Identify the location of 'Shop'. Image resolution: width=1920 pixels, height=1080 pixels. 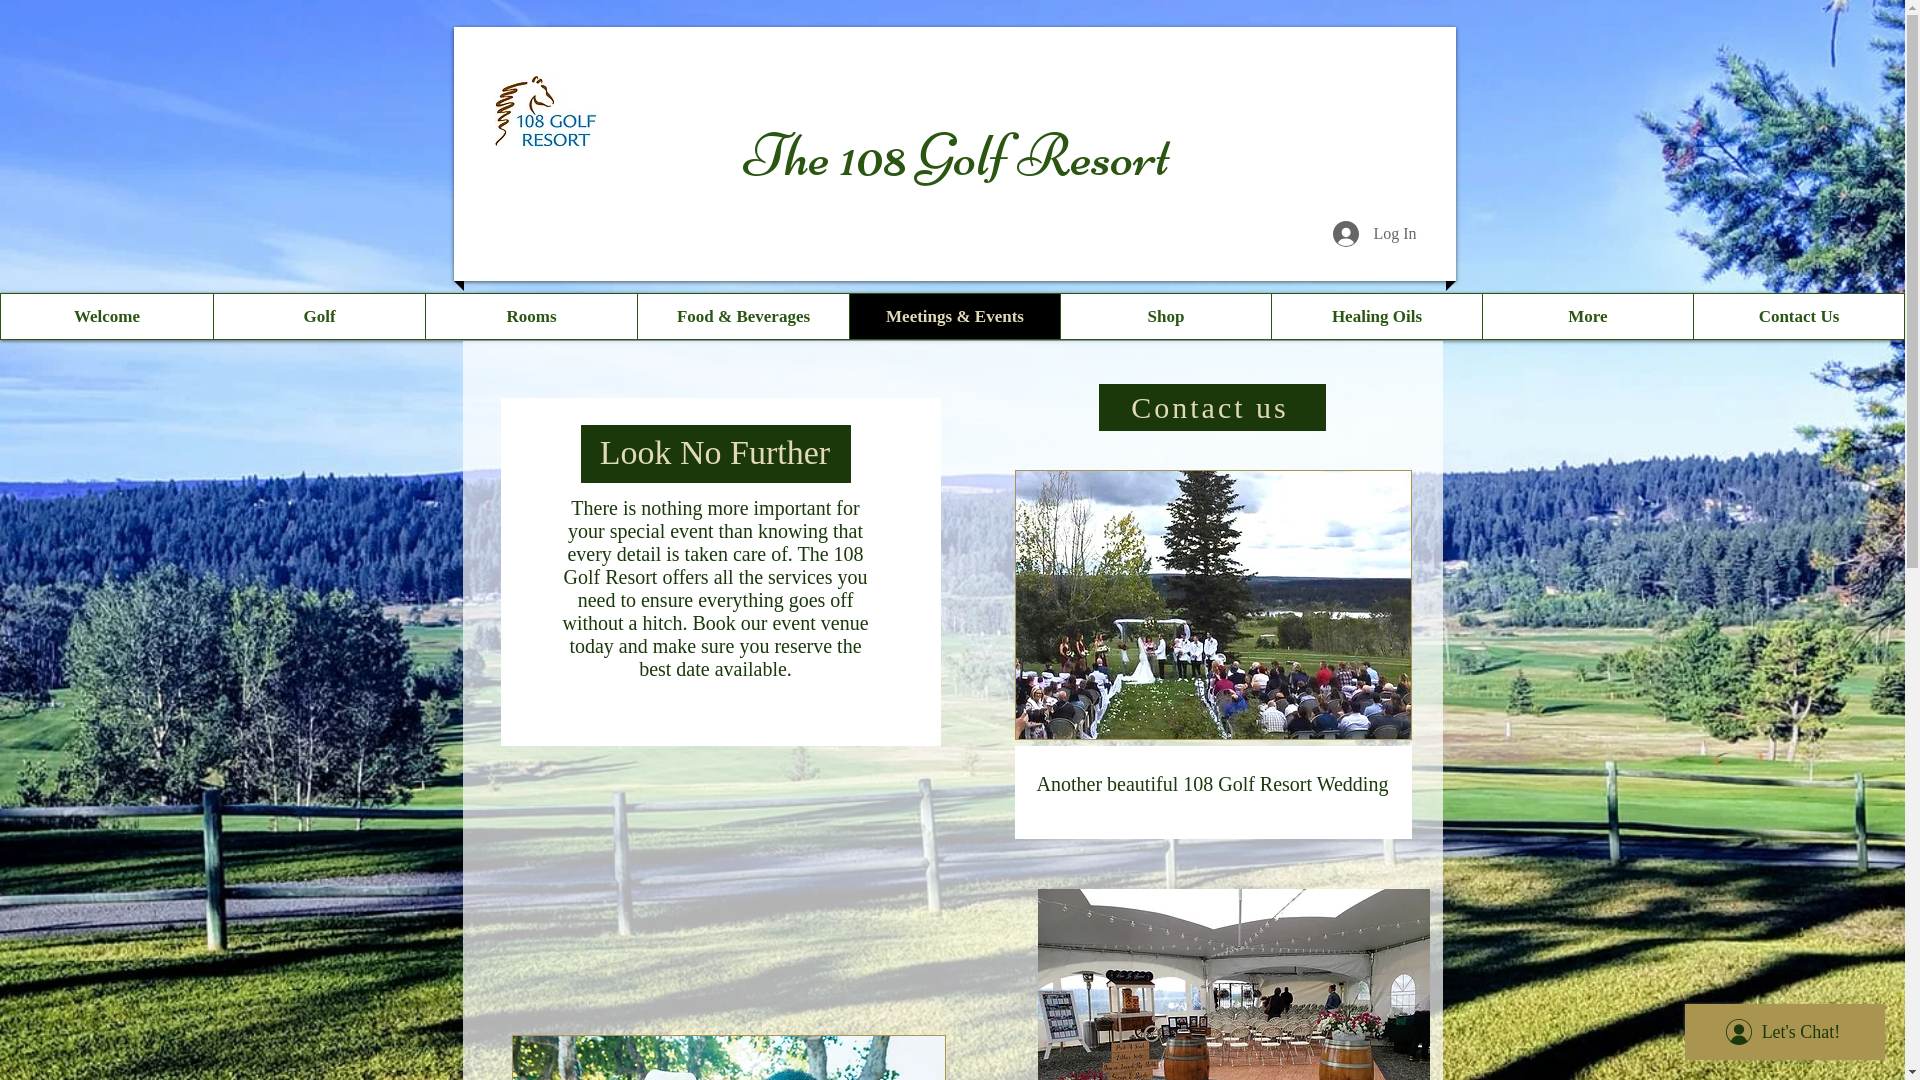
(1165, 315).